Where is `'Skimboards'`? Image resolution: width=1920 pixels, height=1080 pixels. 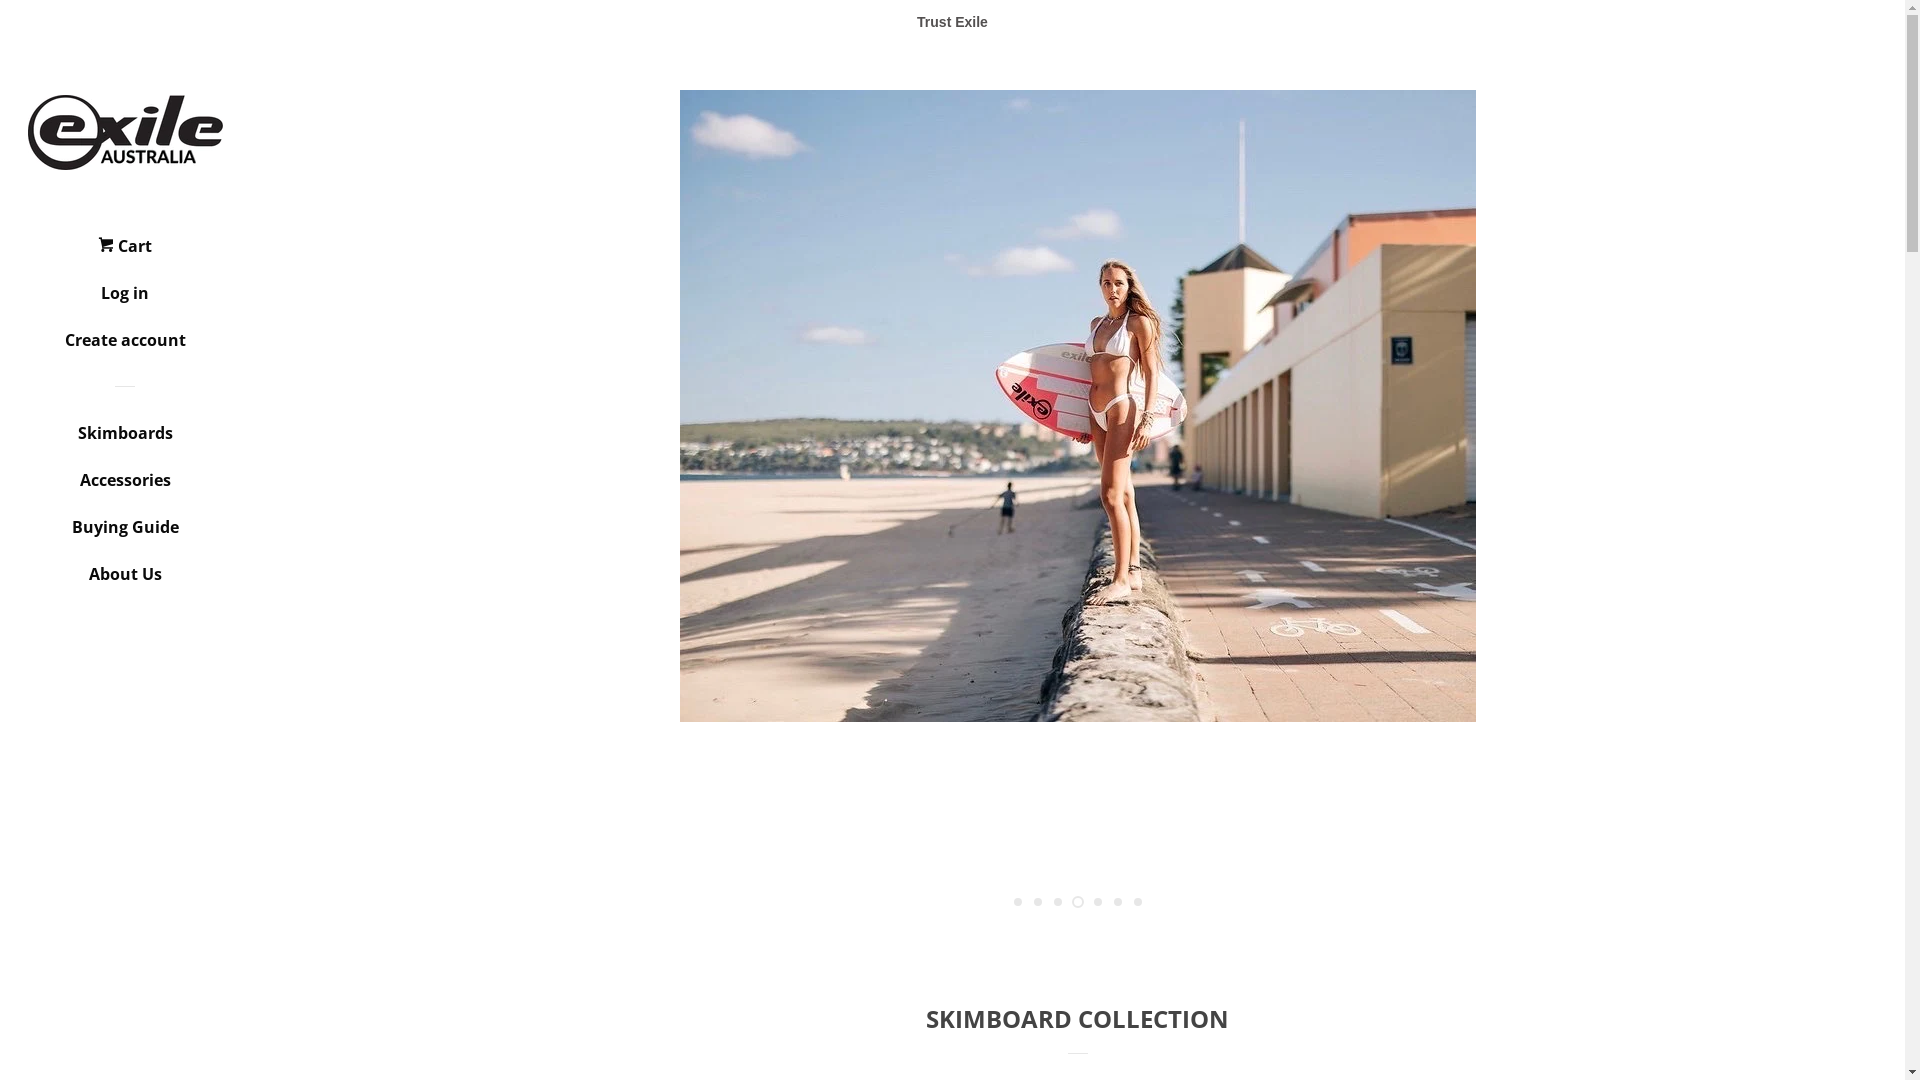
'Skimboards' is located at coordinates (123, 439).